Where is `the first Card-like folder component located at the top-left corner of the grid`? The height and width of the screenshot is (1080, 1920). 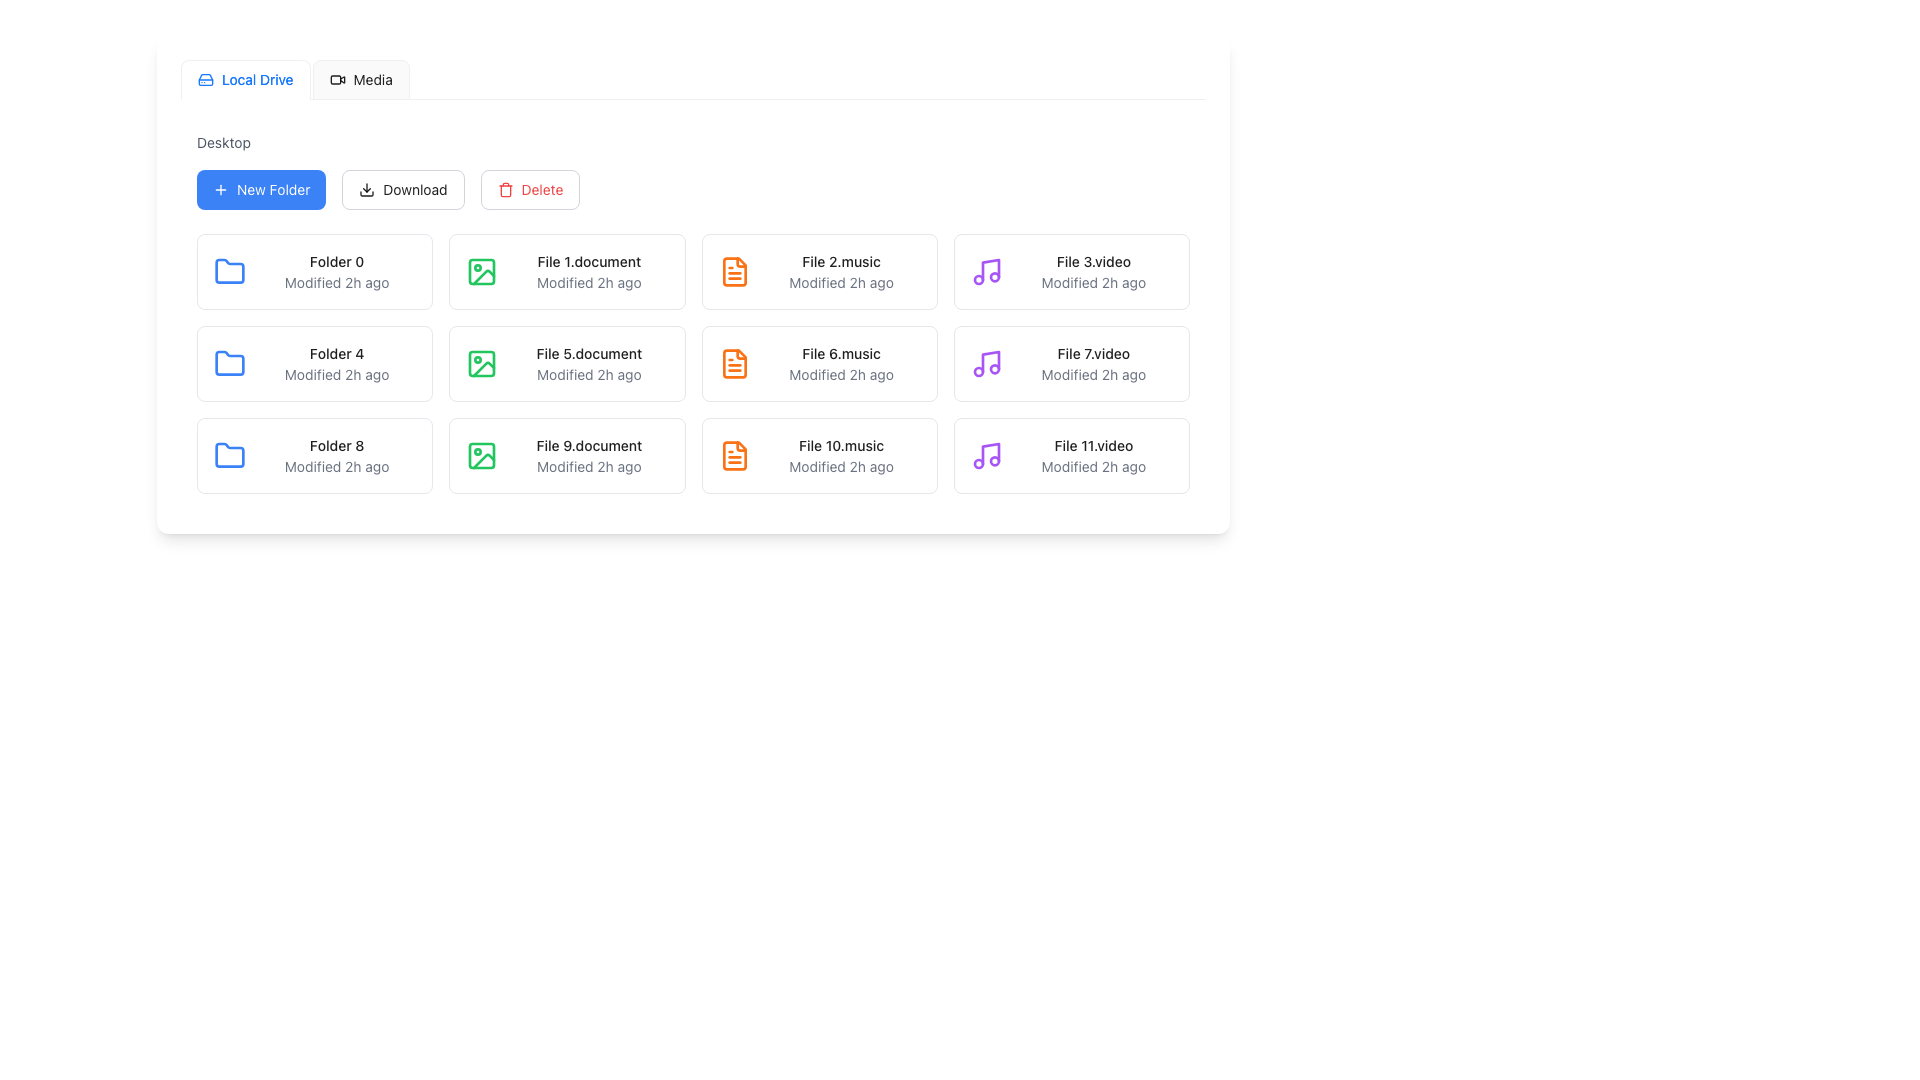
the first Card-like folder component located at the top-left corner of the grid is located at coordinates (314, 272).